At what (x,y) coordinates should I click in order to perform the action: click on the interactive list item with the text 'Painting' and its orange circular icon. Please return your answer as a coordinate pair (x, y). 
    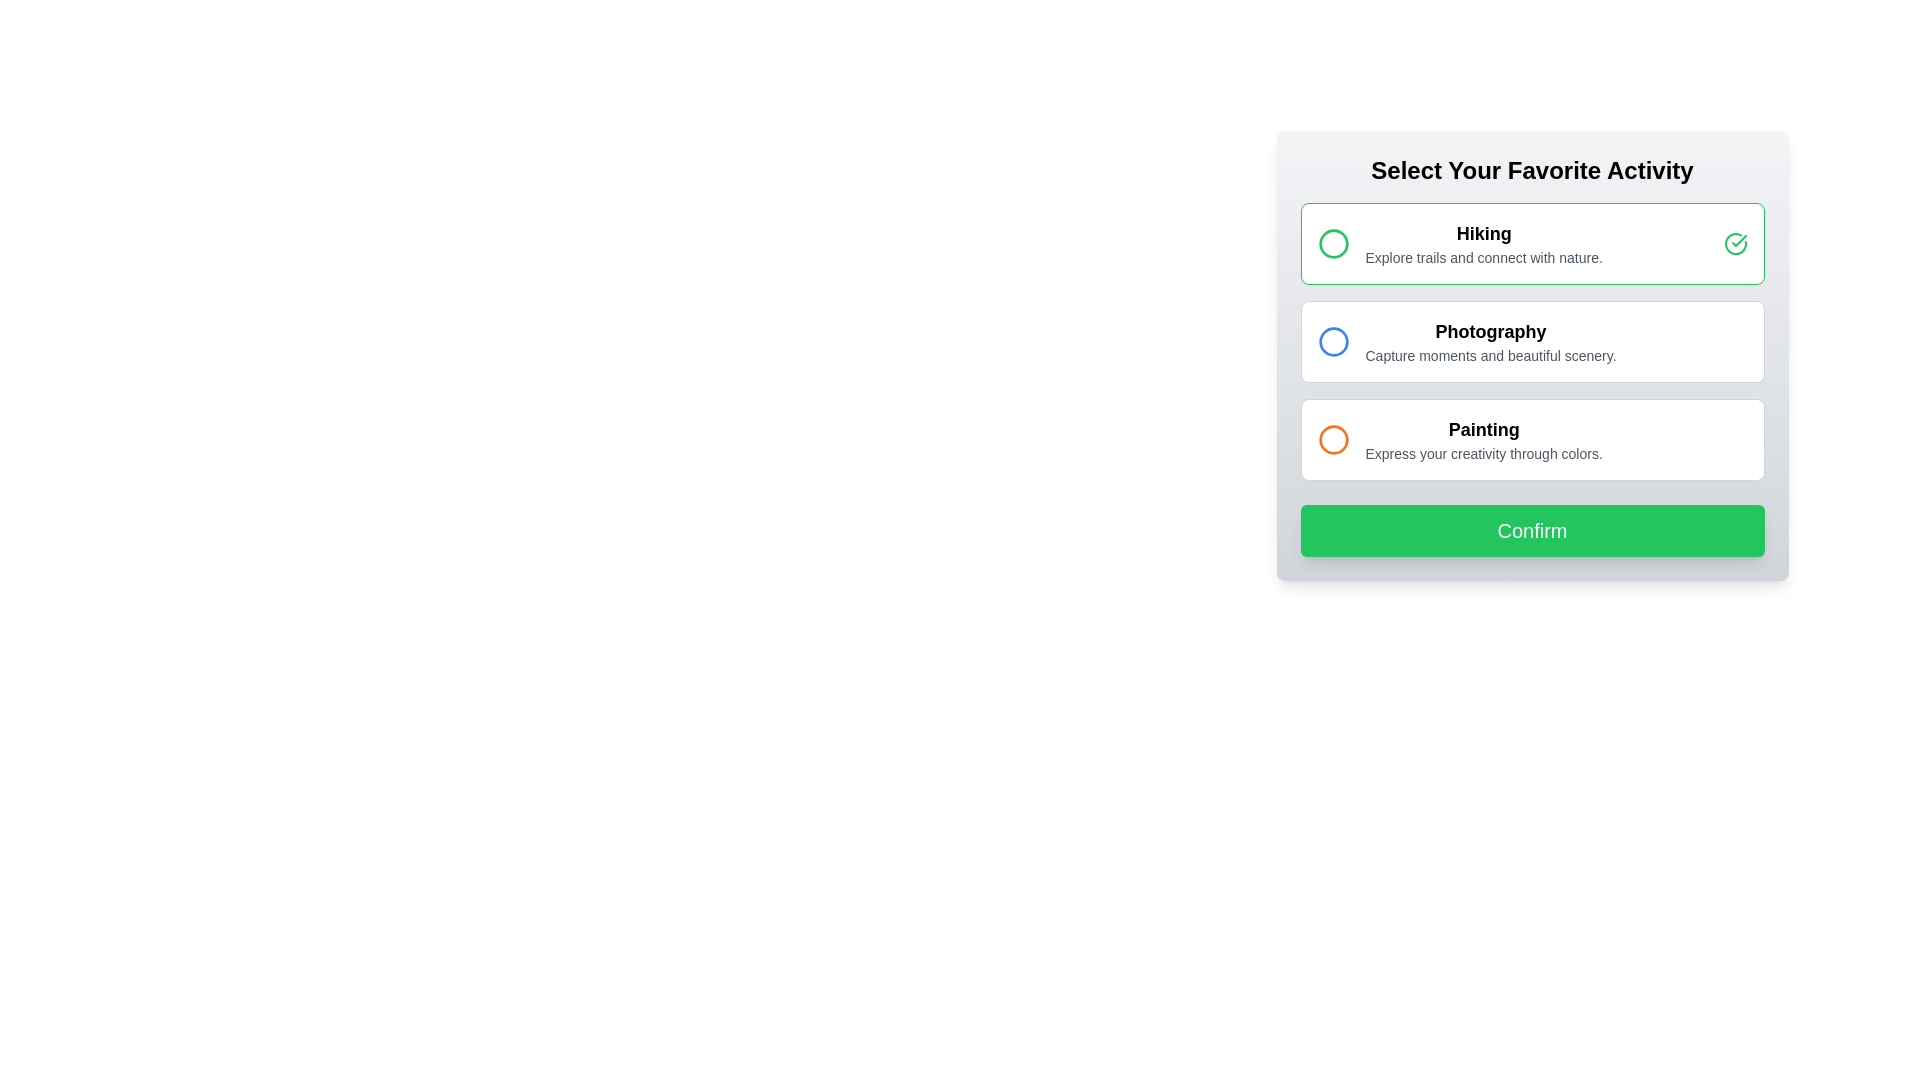
    Looking at the image, I should click on (1460, 438).